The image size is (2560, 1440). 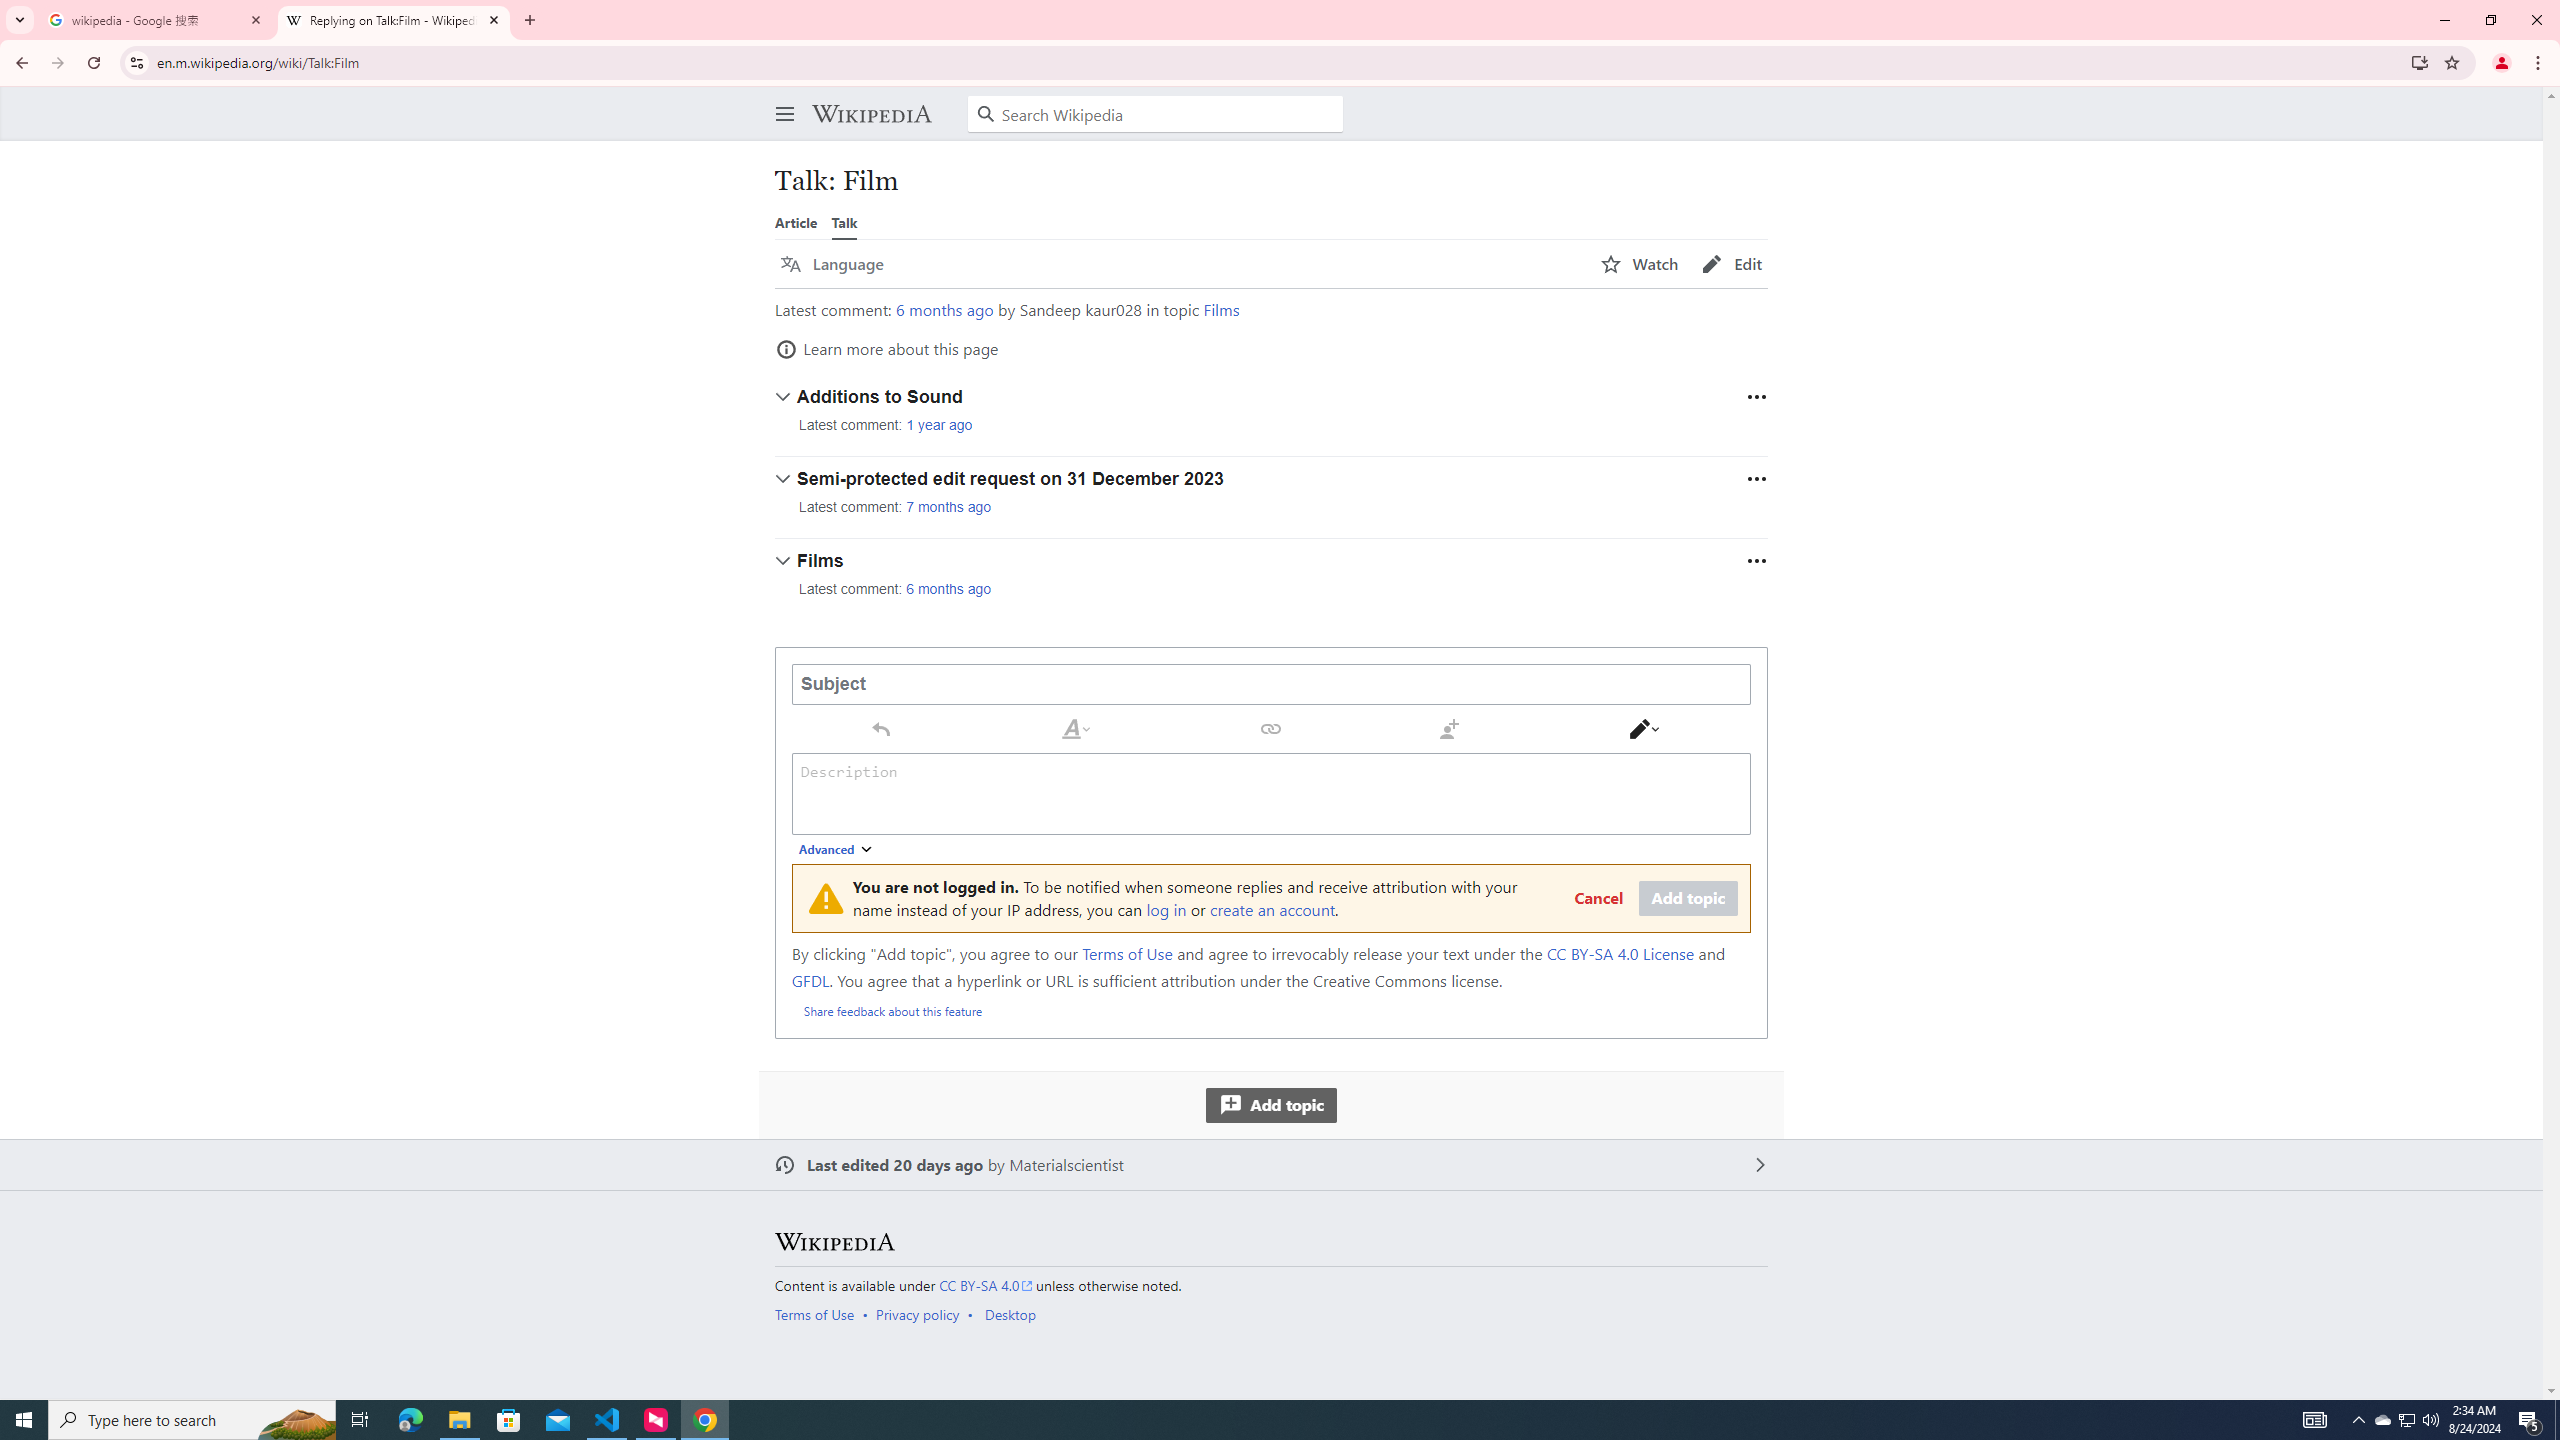 What do you see at coordinates (779, 97) in the screenshot?
I see `'AutomationID: main-menu-input'` at bounding box center [779, 97].